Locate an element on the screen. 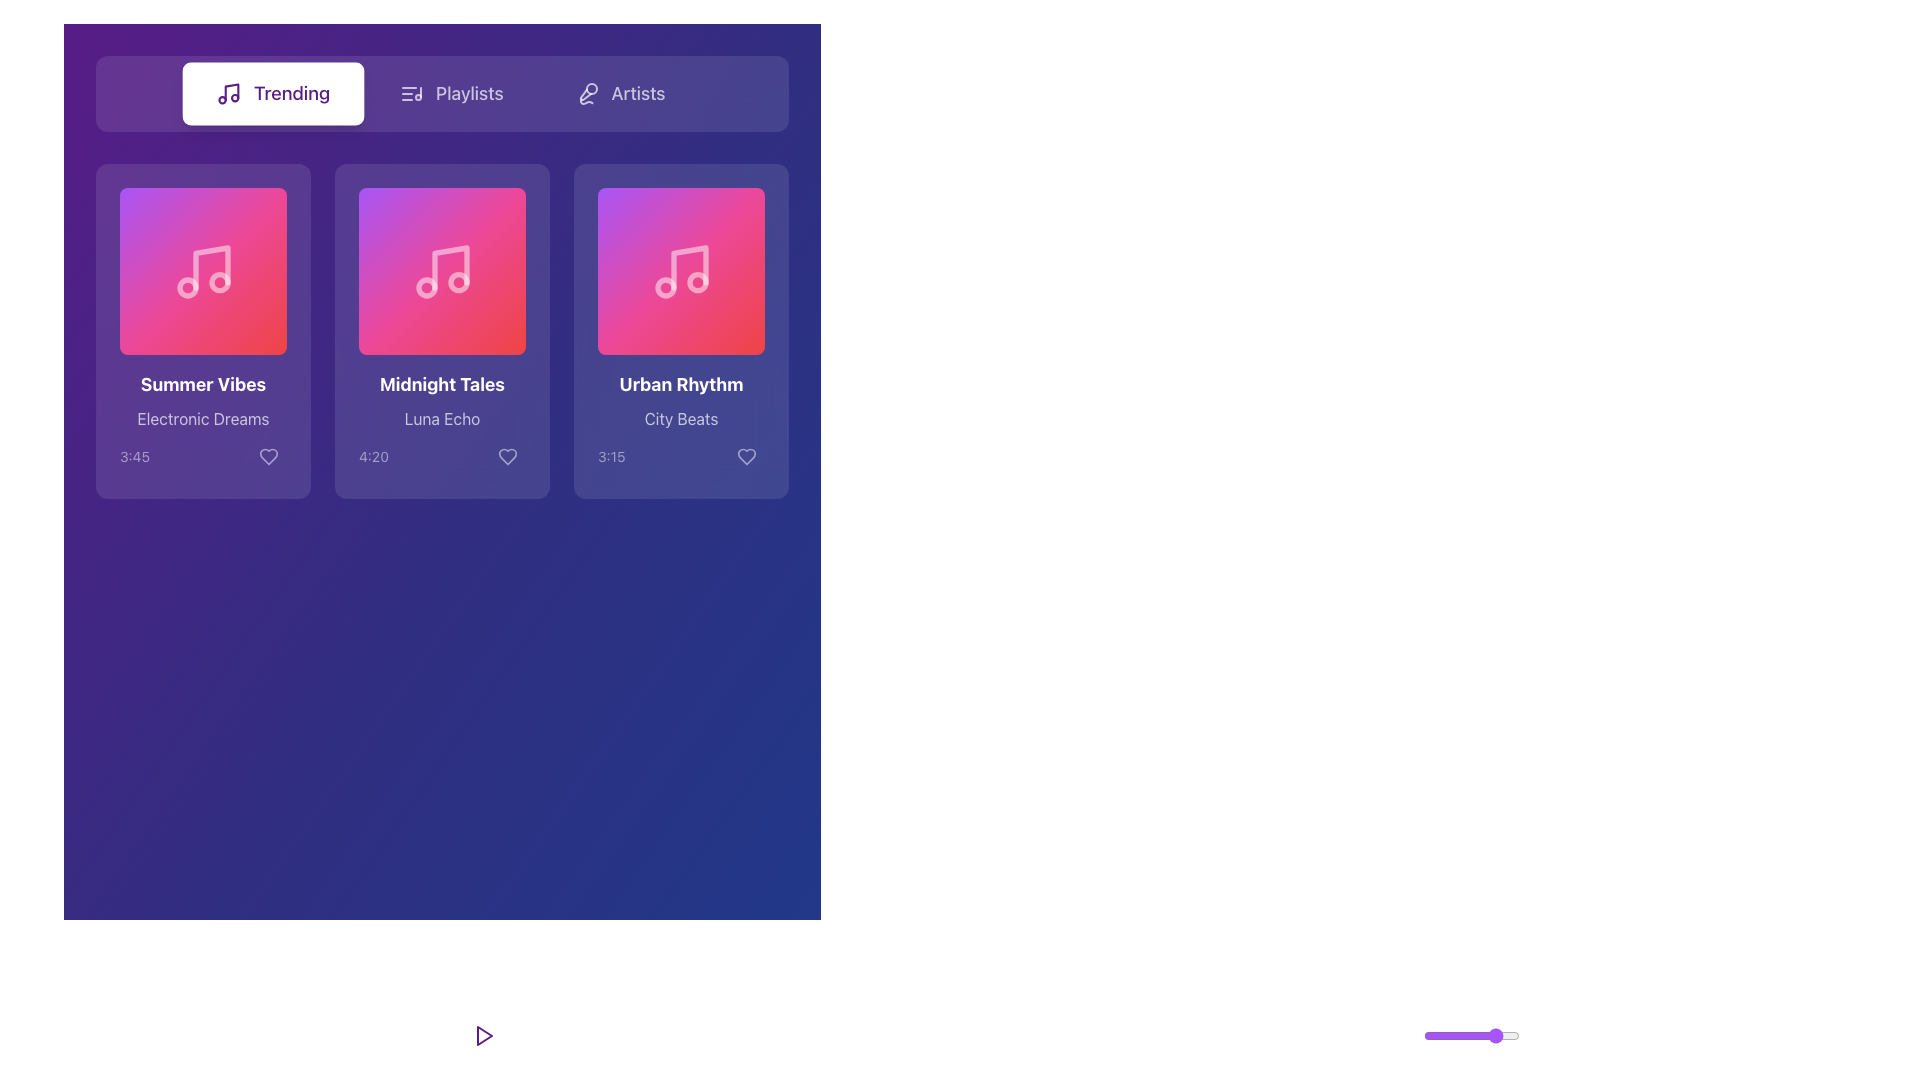 The width and height of the screenshot is (1920, 1080). the text label displaying 'Summer Vibes', which is styled in white, bold, large font, and is located in the leftmost card of the grid is located at coordinates (203, 385).